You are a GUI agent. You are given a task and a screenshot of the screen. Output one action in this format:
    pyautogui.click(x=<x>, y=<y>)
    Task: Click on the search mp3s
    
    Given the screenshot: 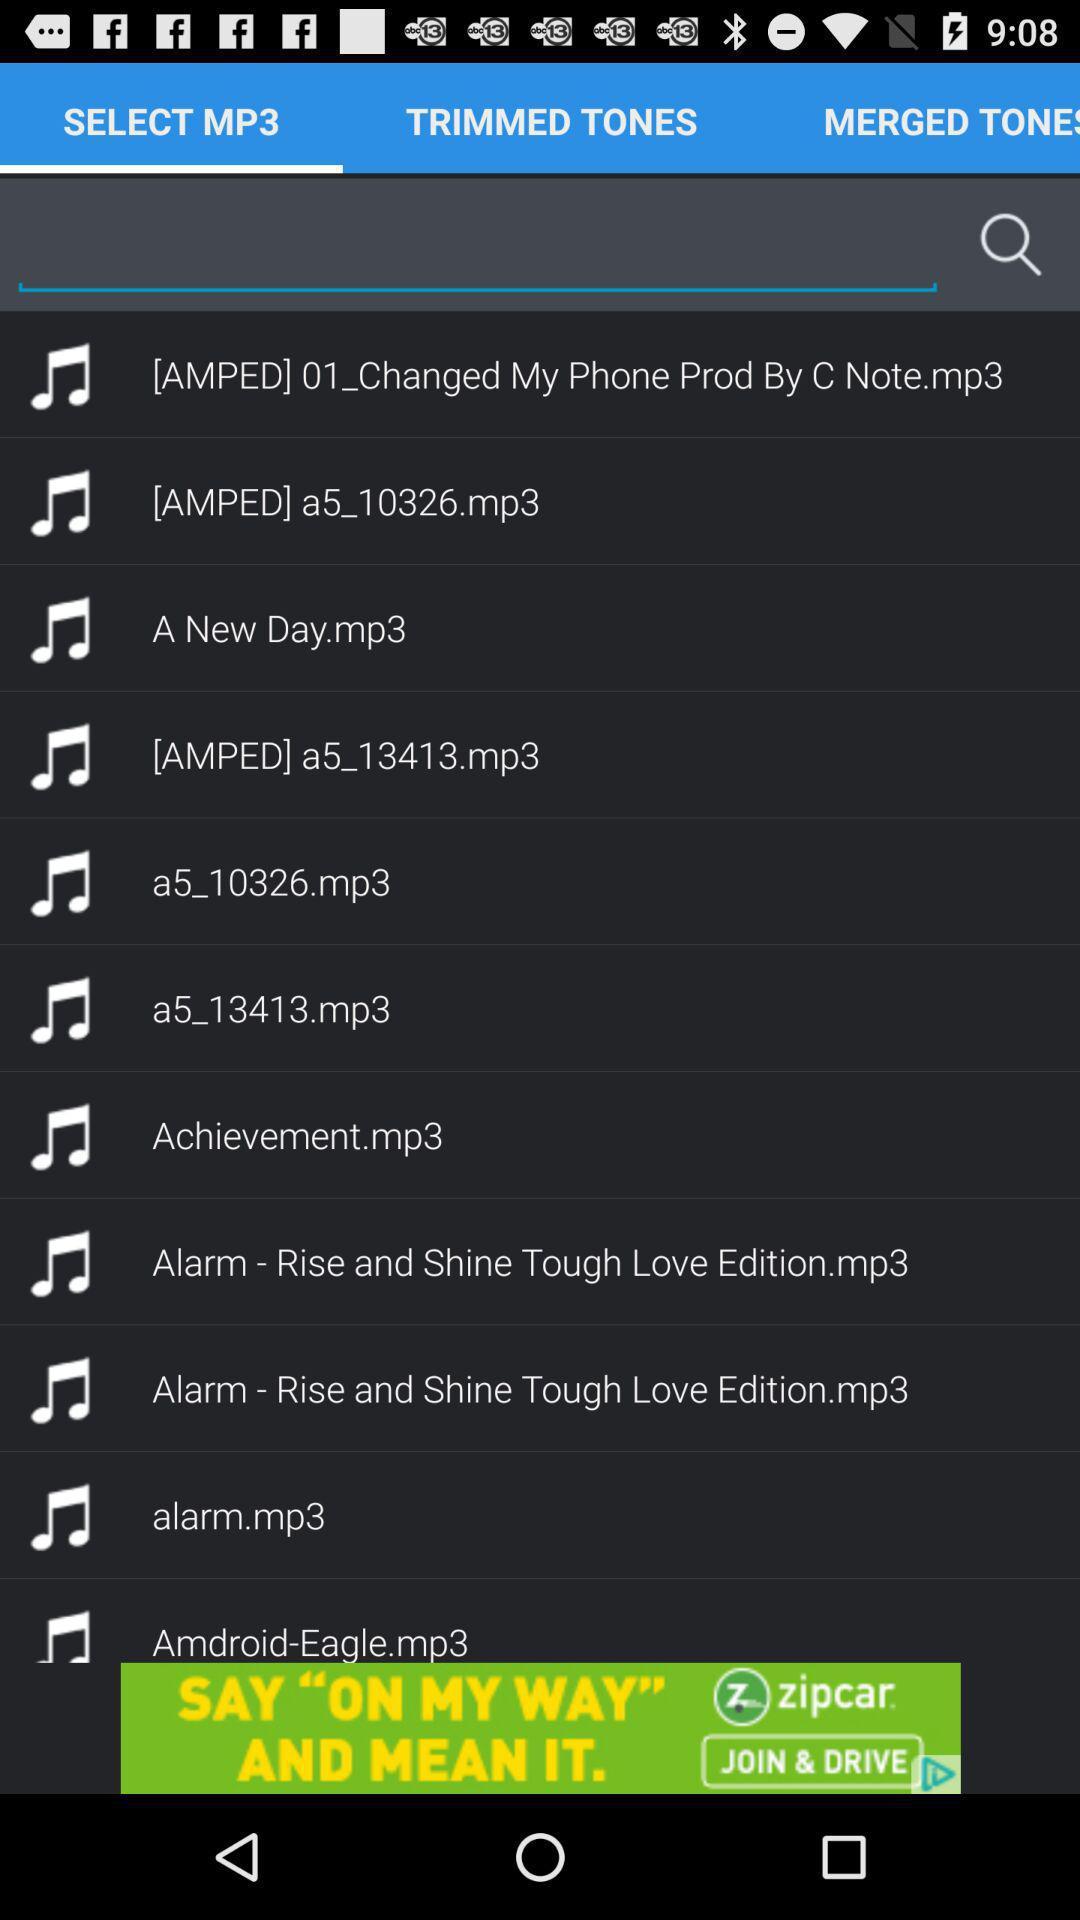 What is the action you would take?
    pyautogui.click(x=477, y=243)
    